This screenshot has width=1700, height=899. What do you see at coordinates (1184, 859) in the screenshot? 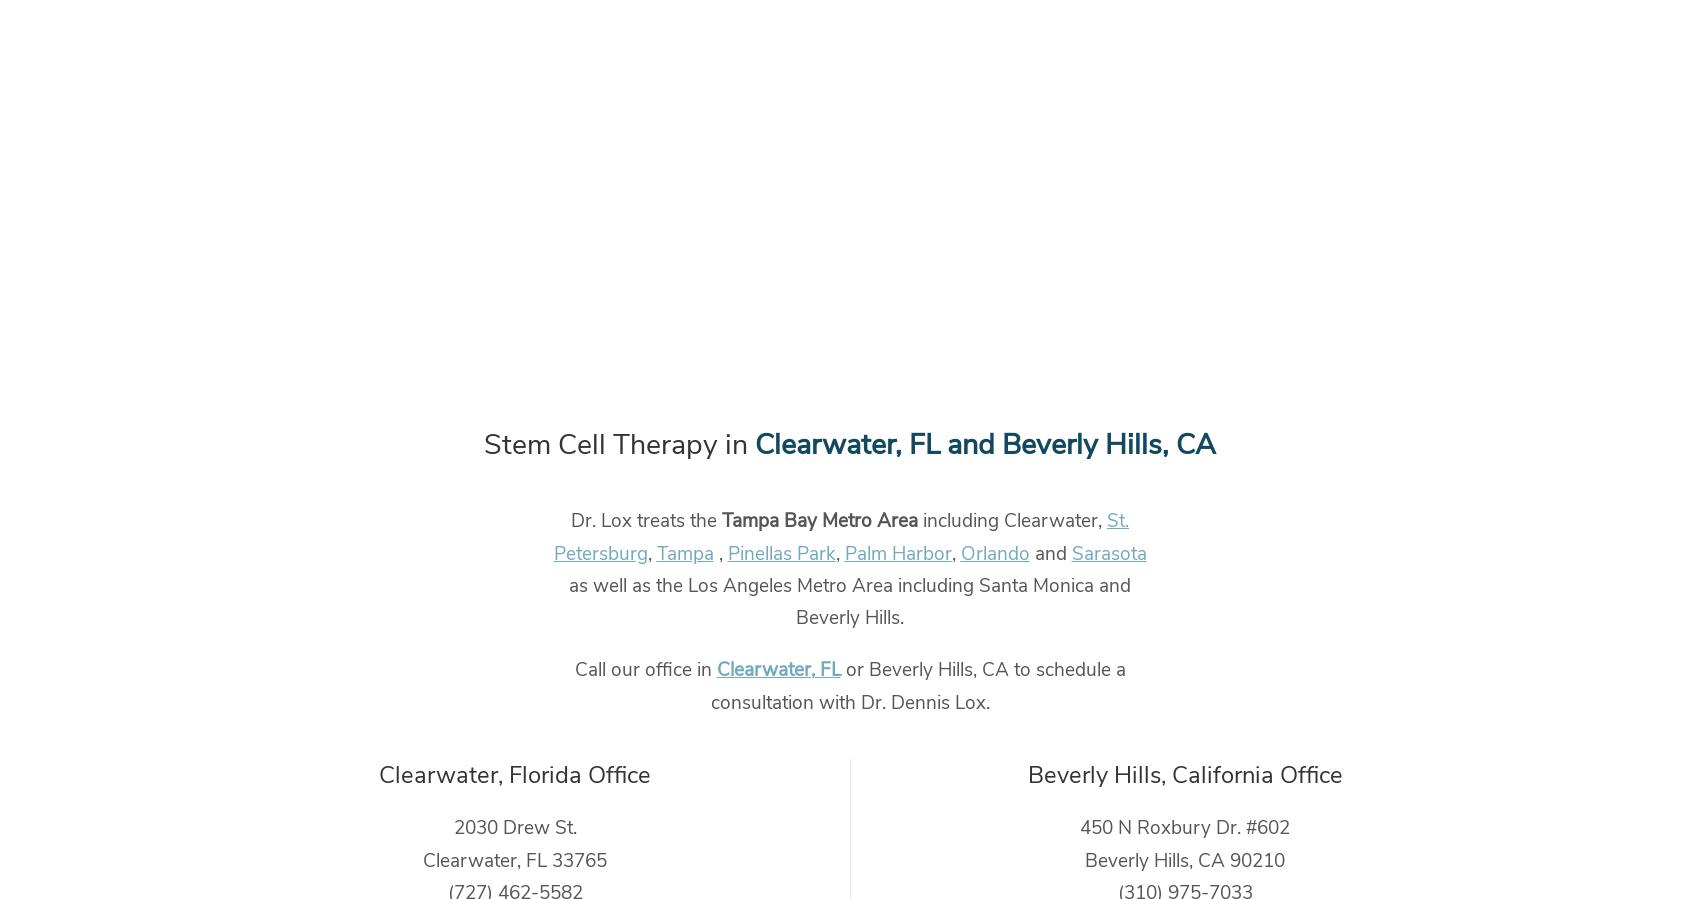
I see `'Beverly Hills, CA 90210'` at bounding box center [1184, 859].